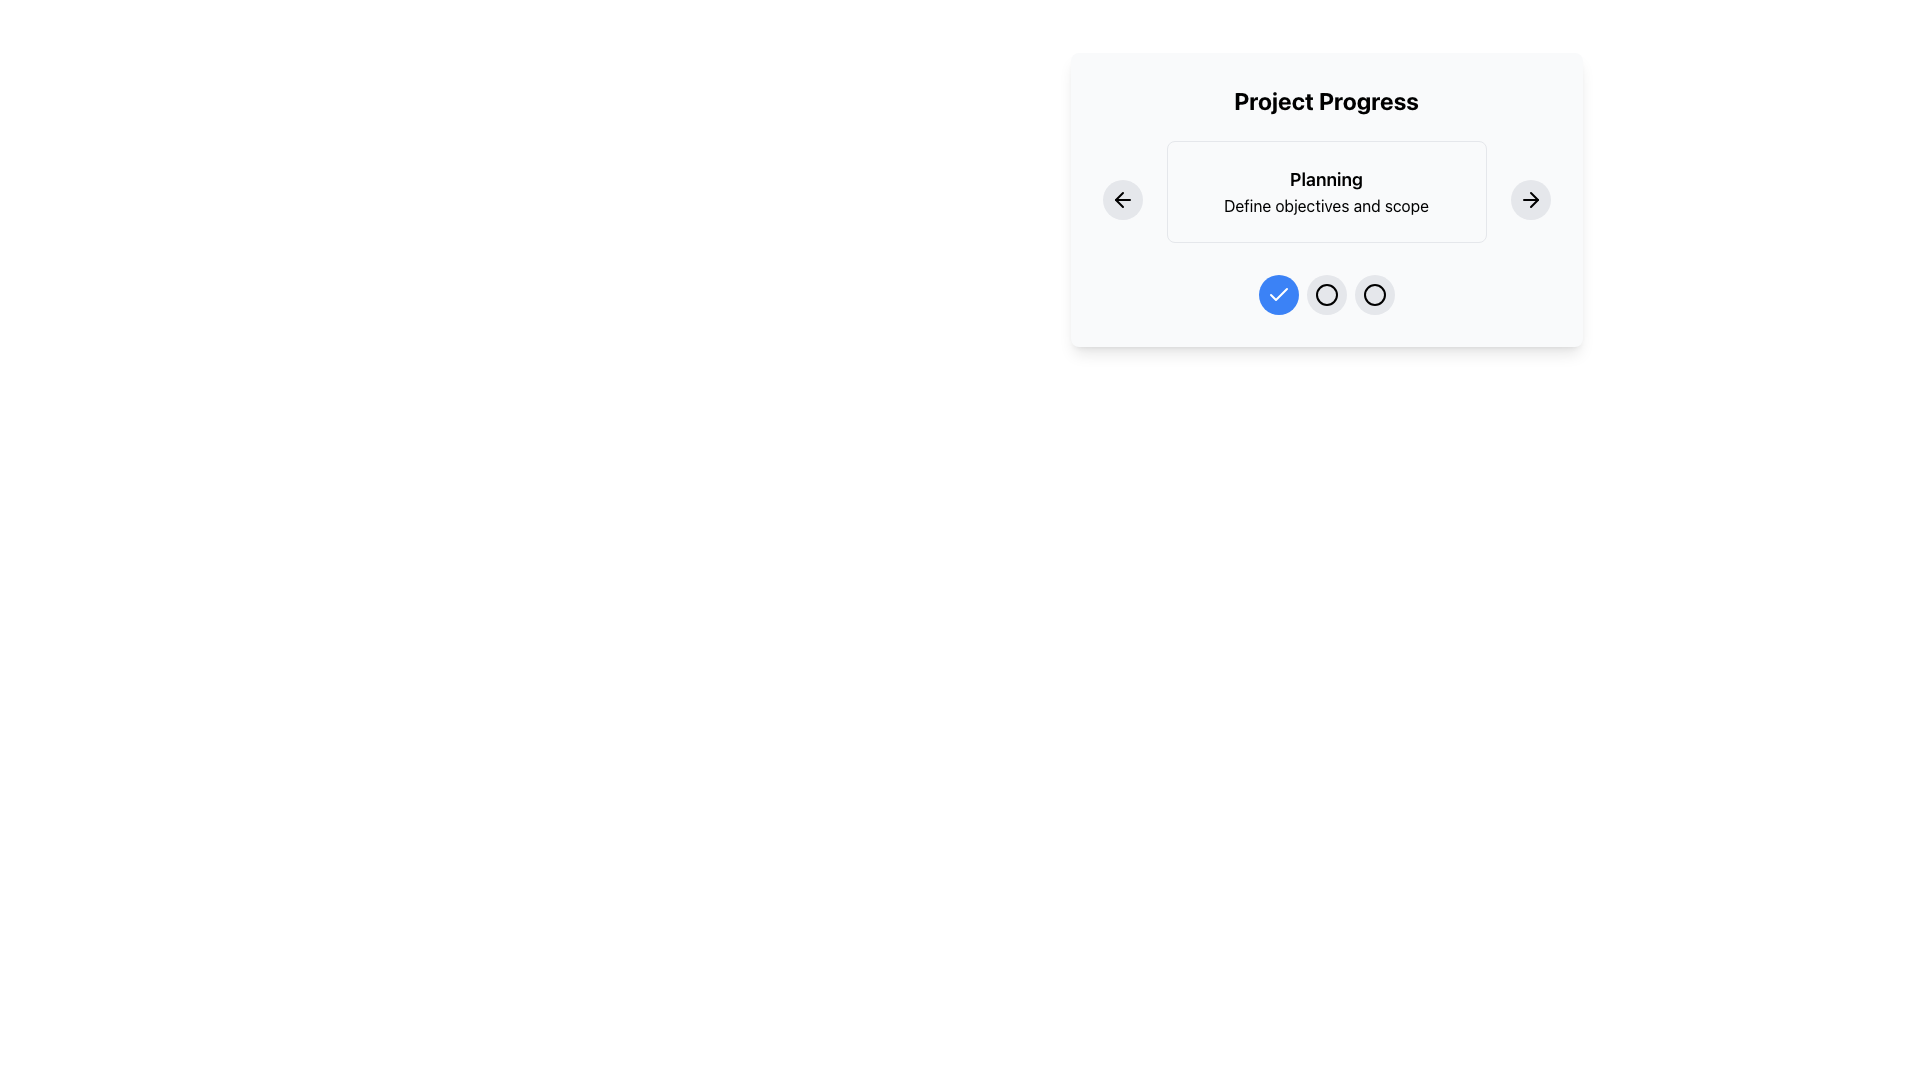 This screenshot has height=1080, width=1920. Describe the element at coordinates (1122, 200) in the screenshot. I see `the circular button with a gray background and a leftward-pointing arrow icon` at that location.